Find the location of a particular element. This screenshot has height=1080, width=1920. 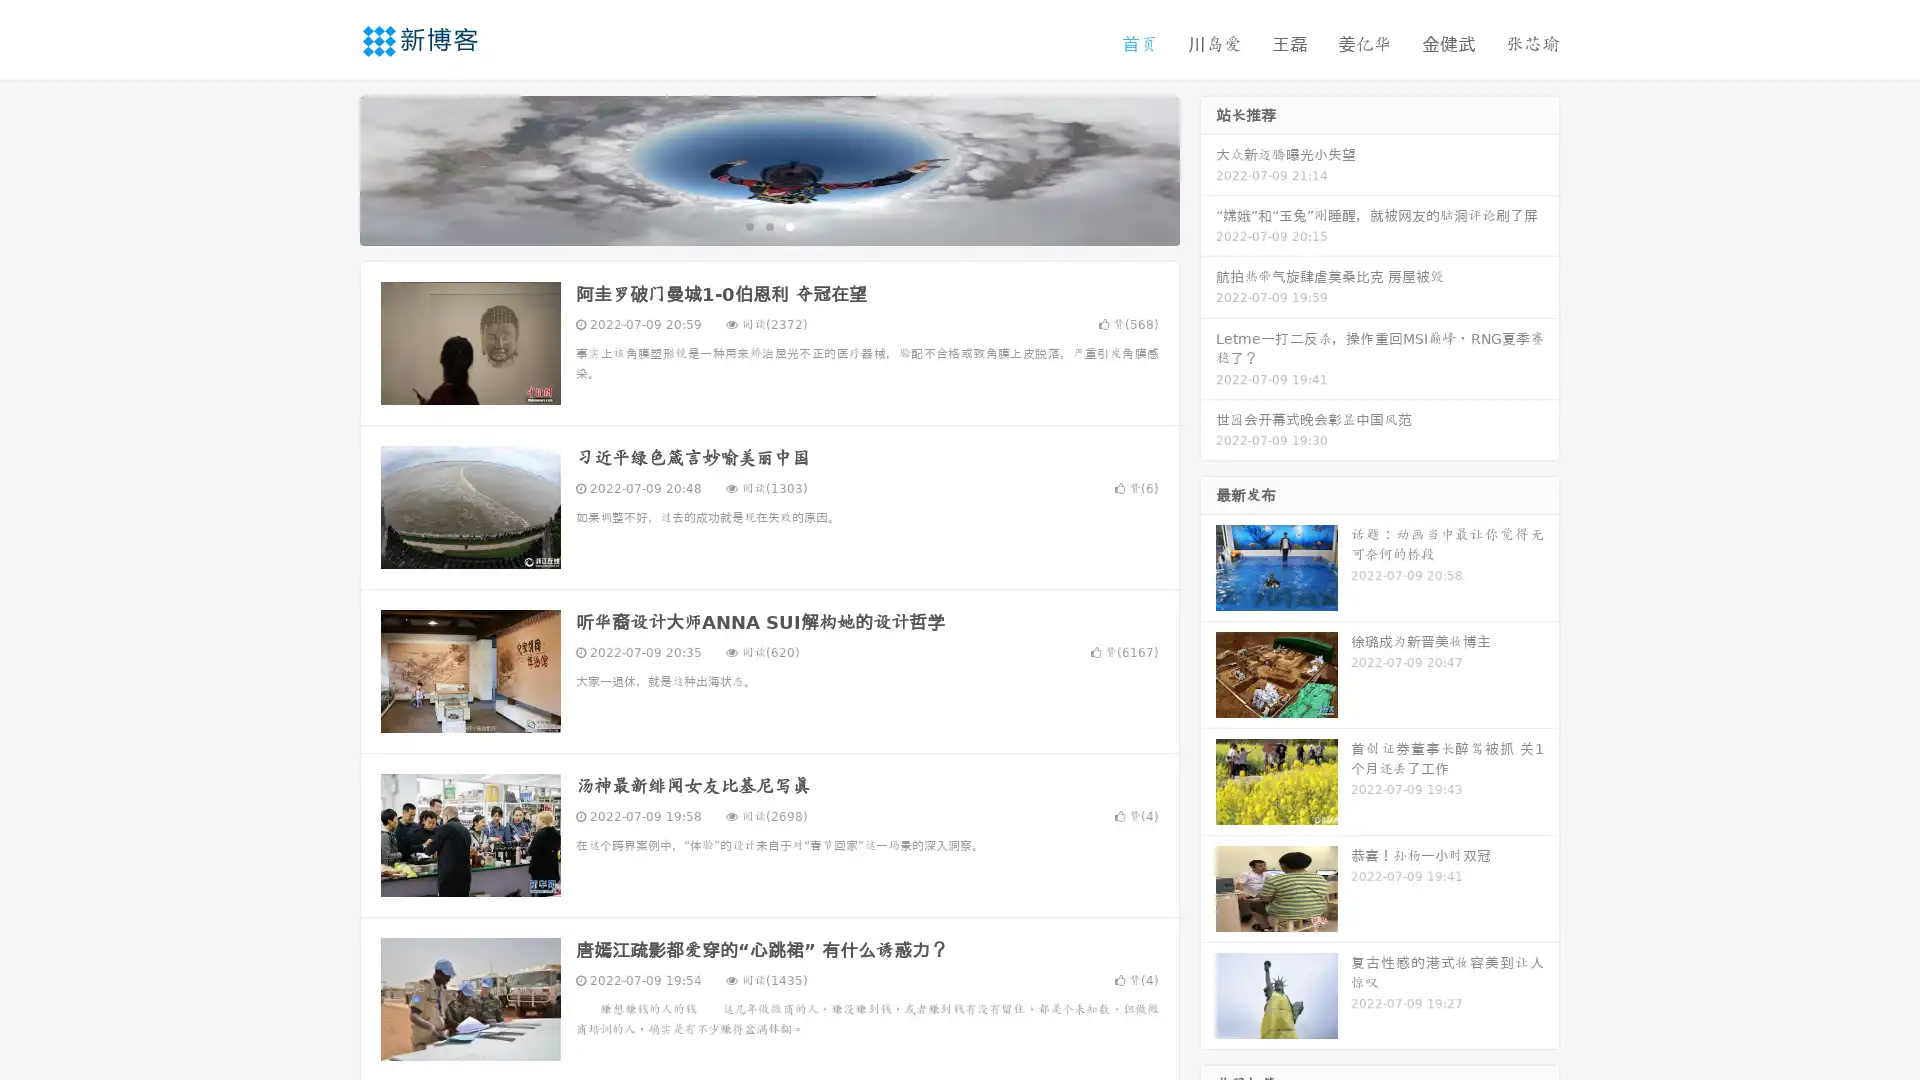

Go to slide 2 is located at coordinates (768, 225).